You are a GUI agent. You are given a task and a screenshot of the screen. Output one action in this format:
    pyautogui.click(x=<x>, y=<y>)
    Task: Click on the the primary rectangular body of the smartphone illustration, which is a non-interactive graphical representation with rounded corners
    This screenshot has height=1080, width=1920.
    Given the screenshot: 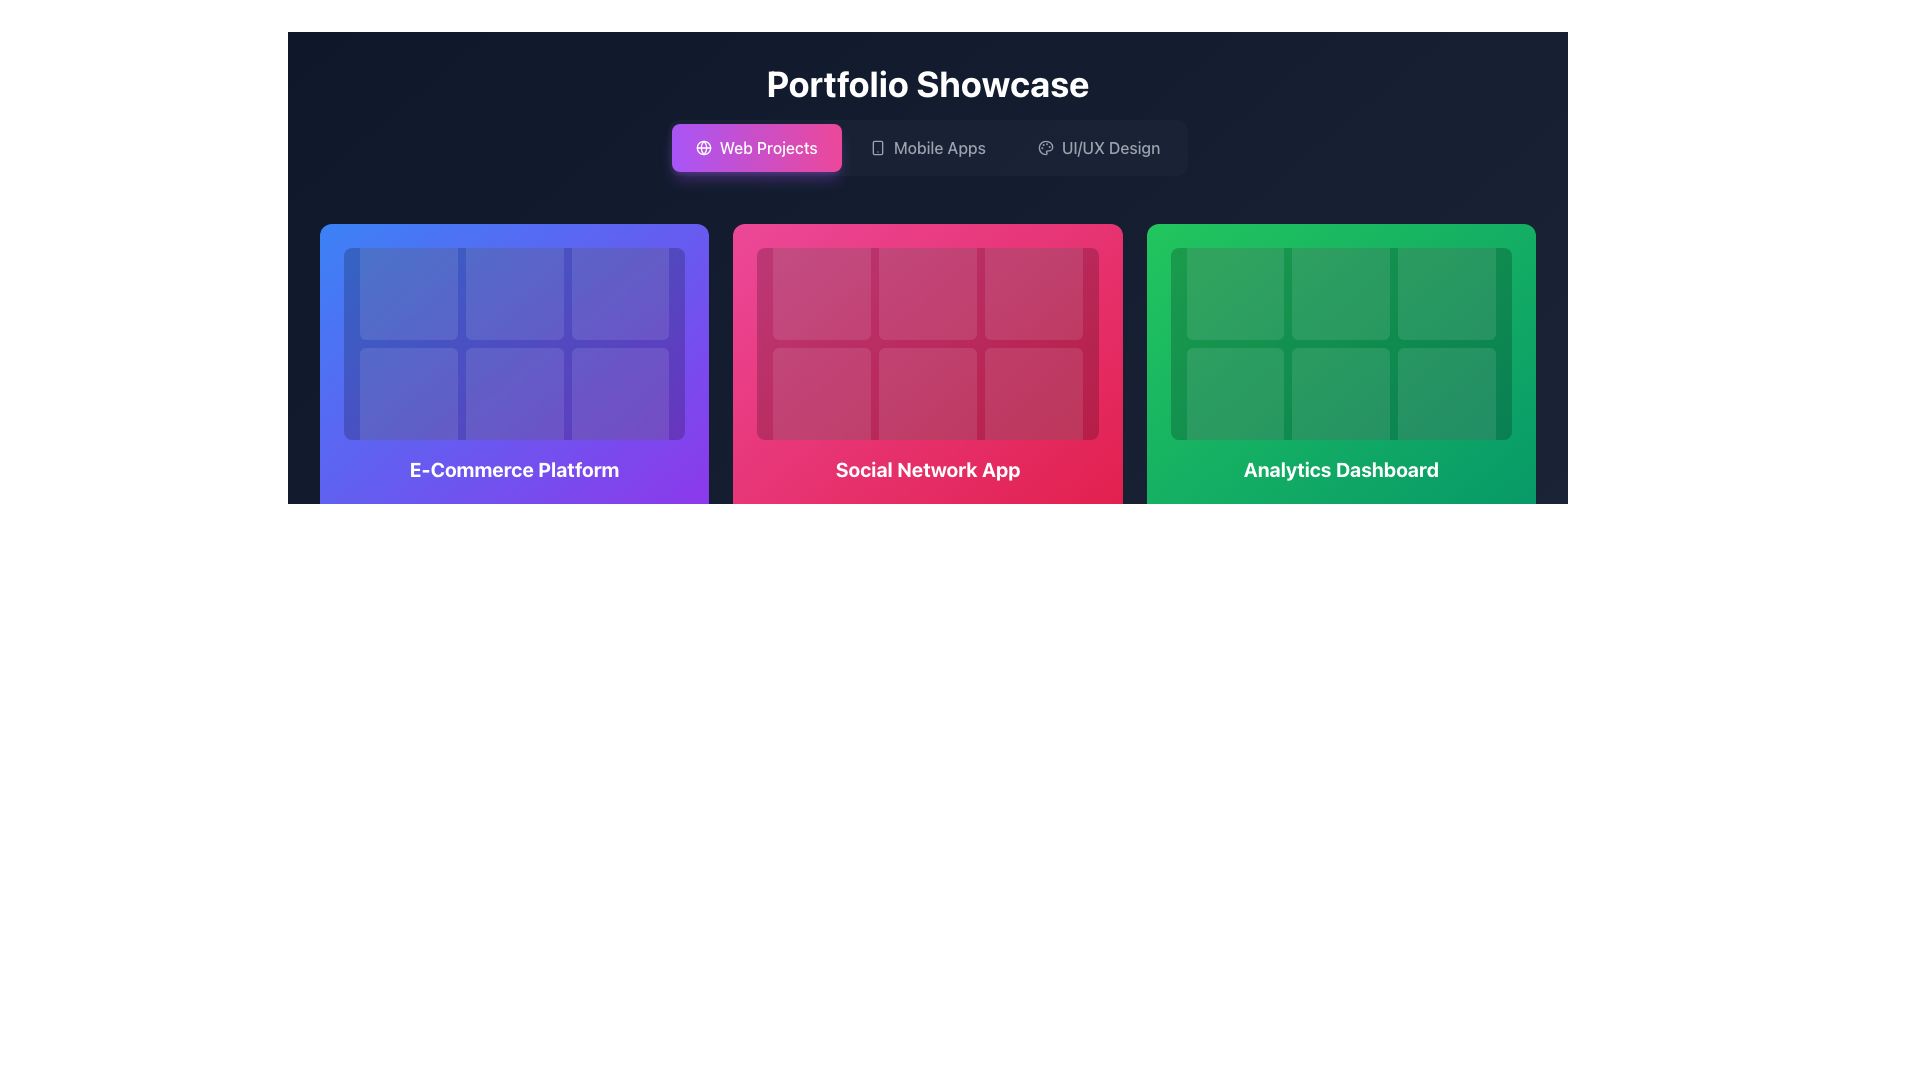 What is the action you would take?
    pyautogui.click(x=877, y=146)
    